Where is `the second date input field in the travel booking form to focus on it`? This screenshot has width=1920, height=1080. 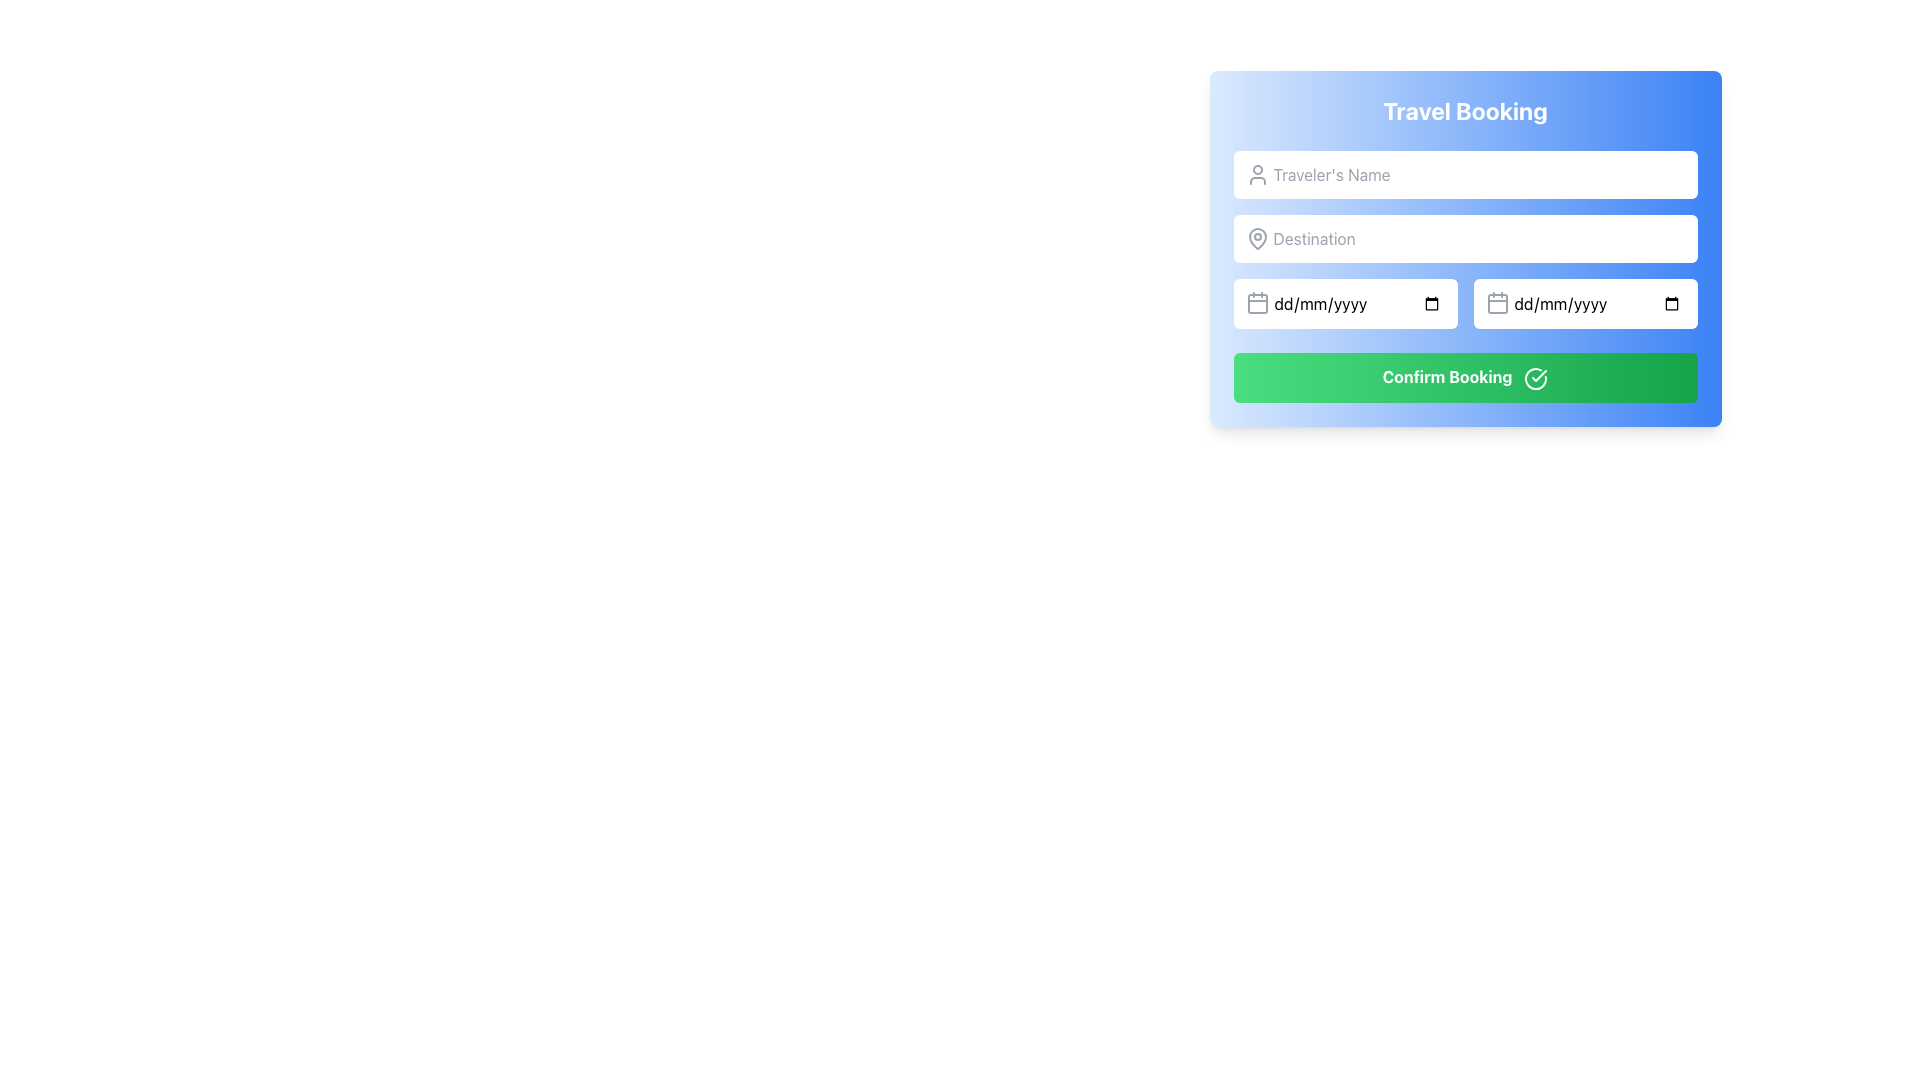 the second date input field in the travel booking form to focus on it is located at coordinates (1584, 304).